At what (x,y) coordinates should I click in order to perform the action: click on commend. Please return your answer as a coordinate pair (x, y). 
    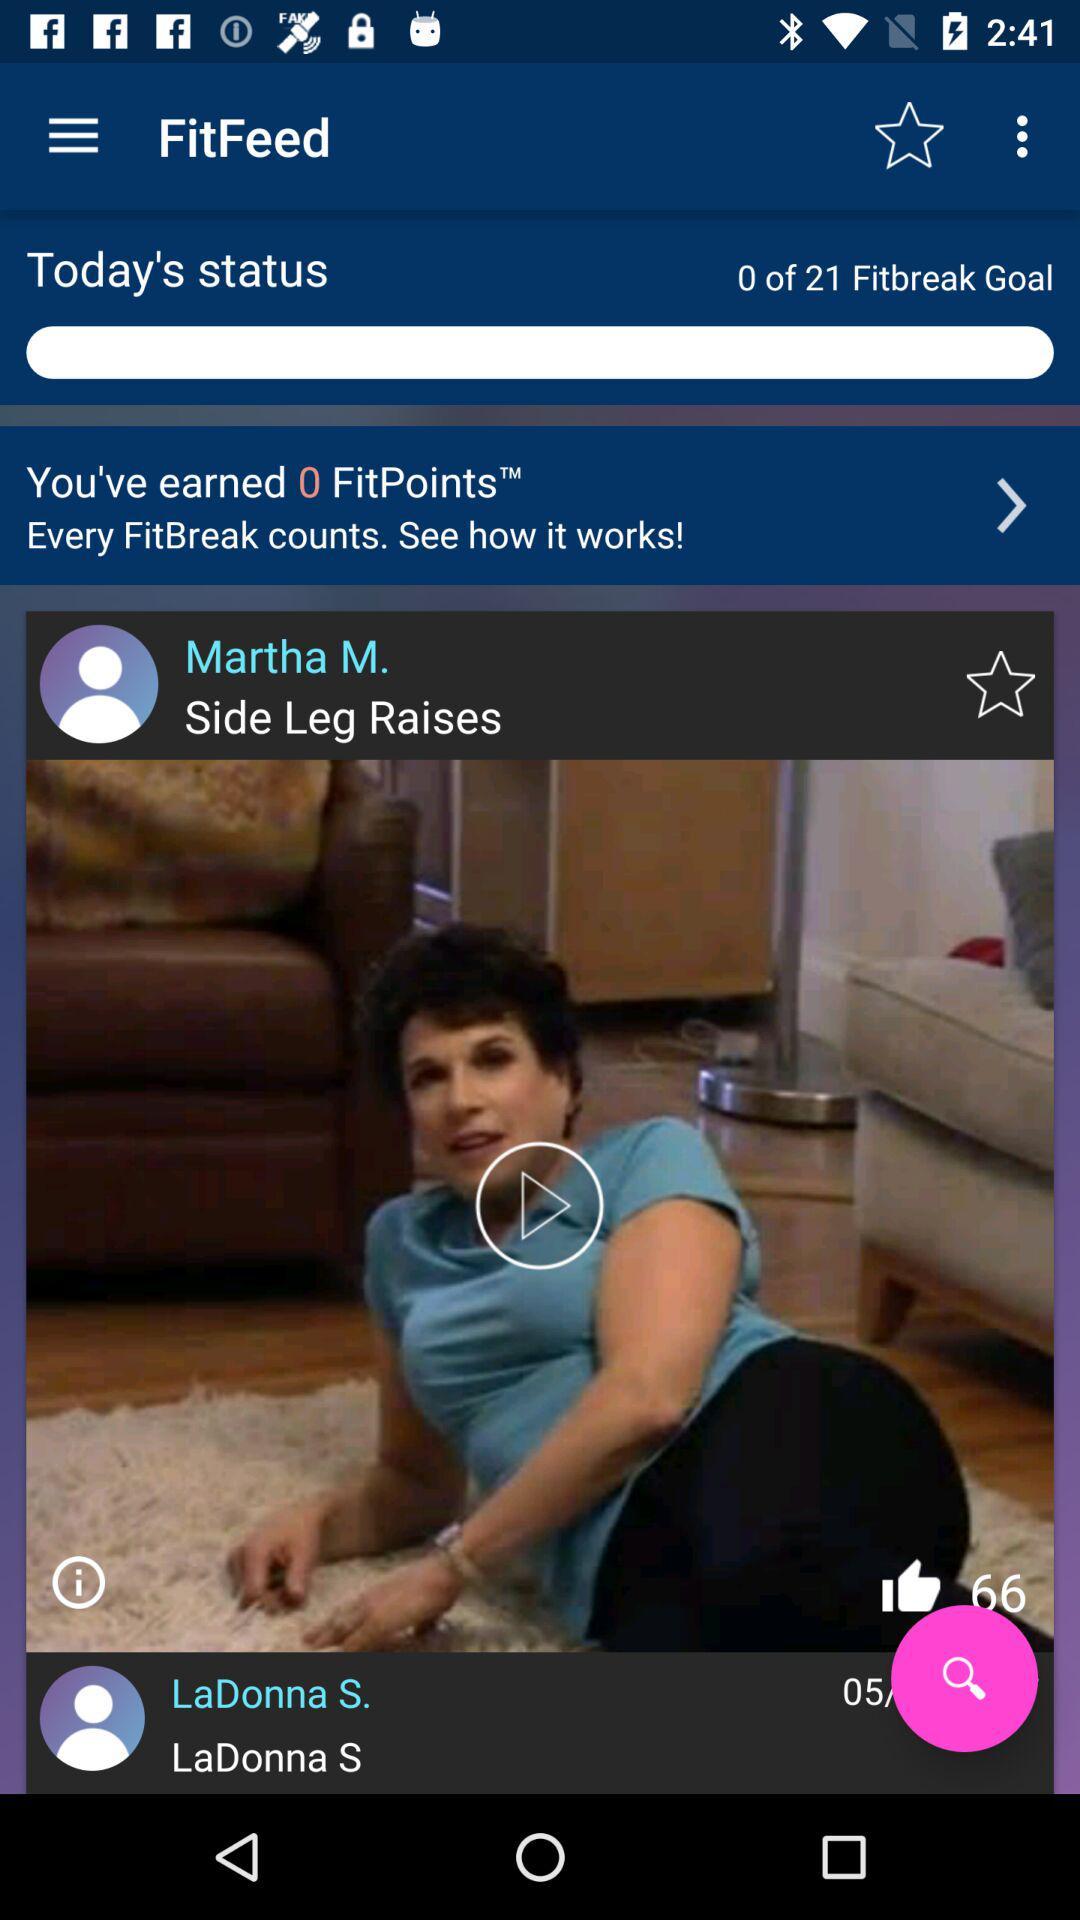
    Looking at the image, I should click on (77, 1581).